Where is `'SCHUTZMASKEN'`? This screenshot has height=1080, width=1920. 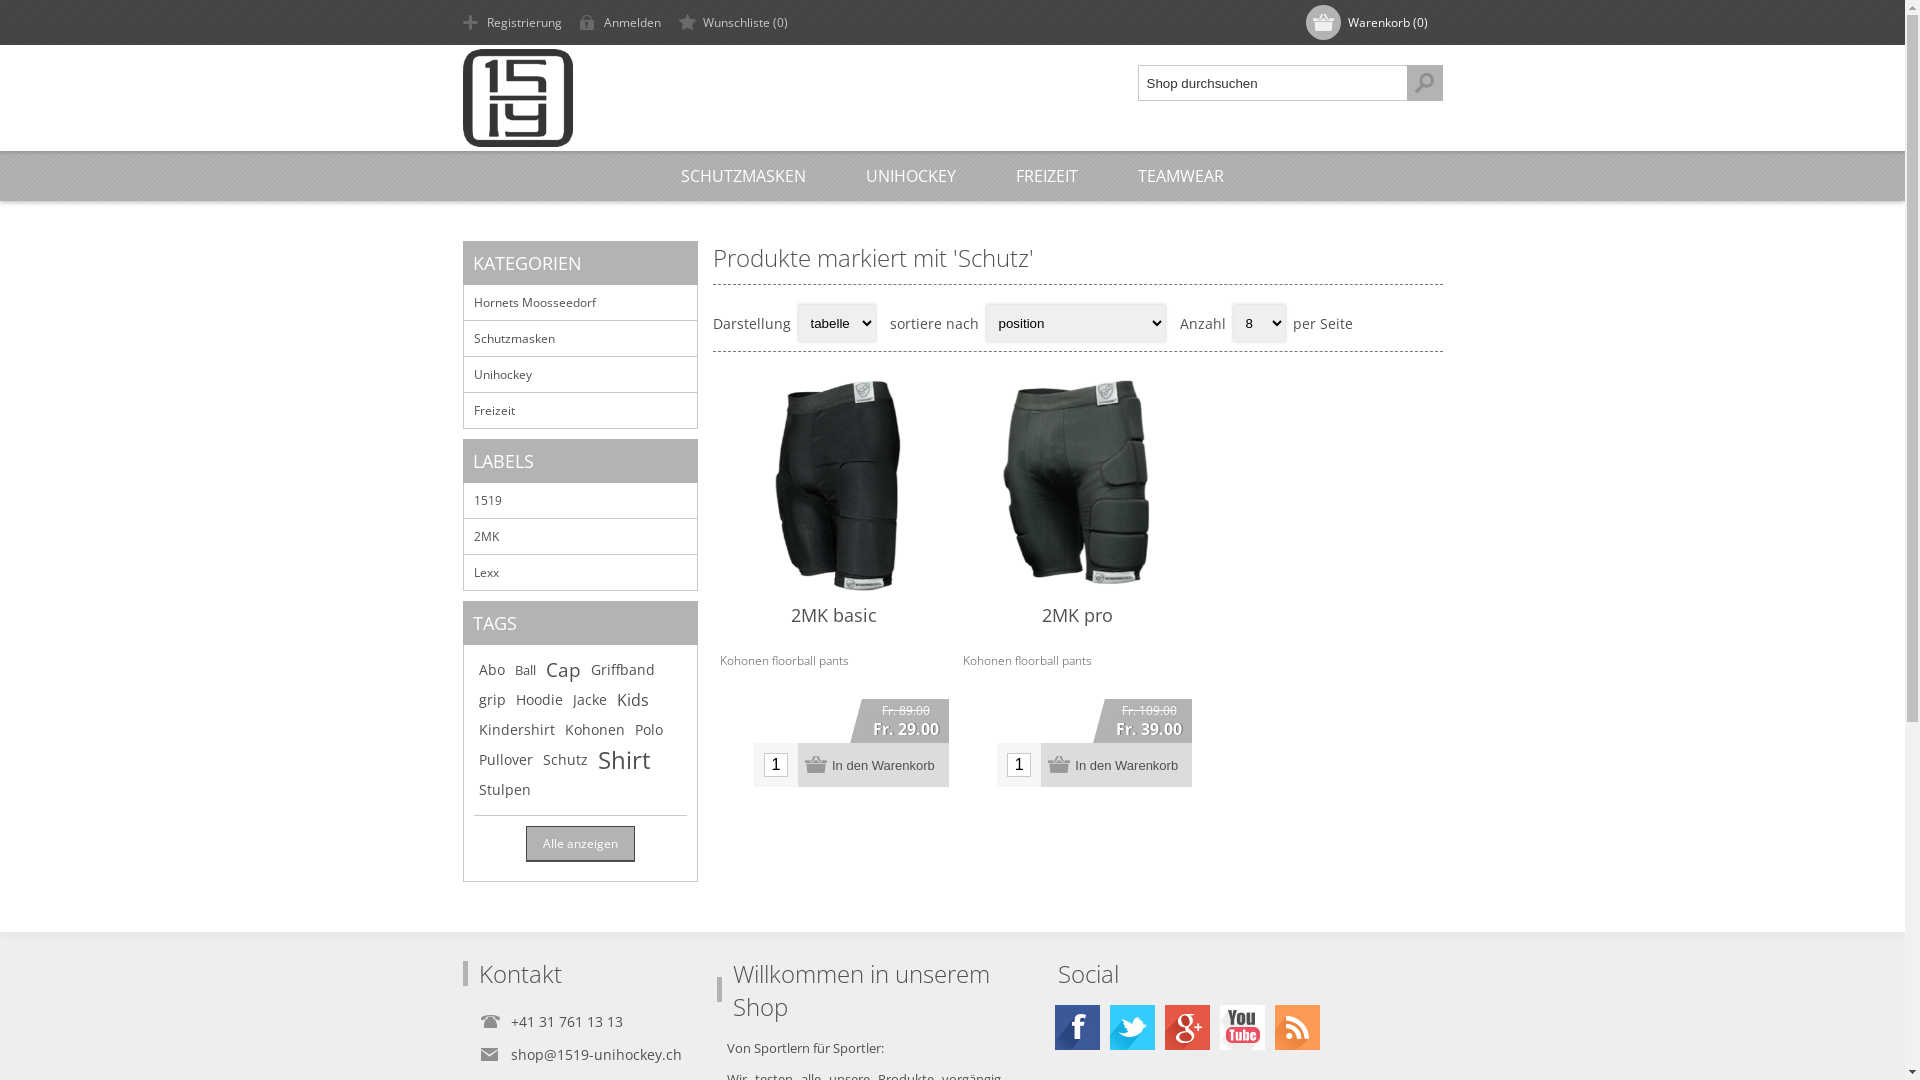 'SCHUTZMASKEN' is located at coordinates (742, 175).